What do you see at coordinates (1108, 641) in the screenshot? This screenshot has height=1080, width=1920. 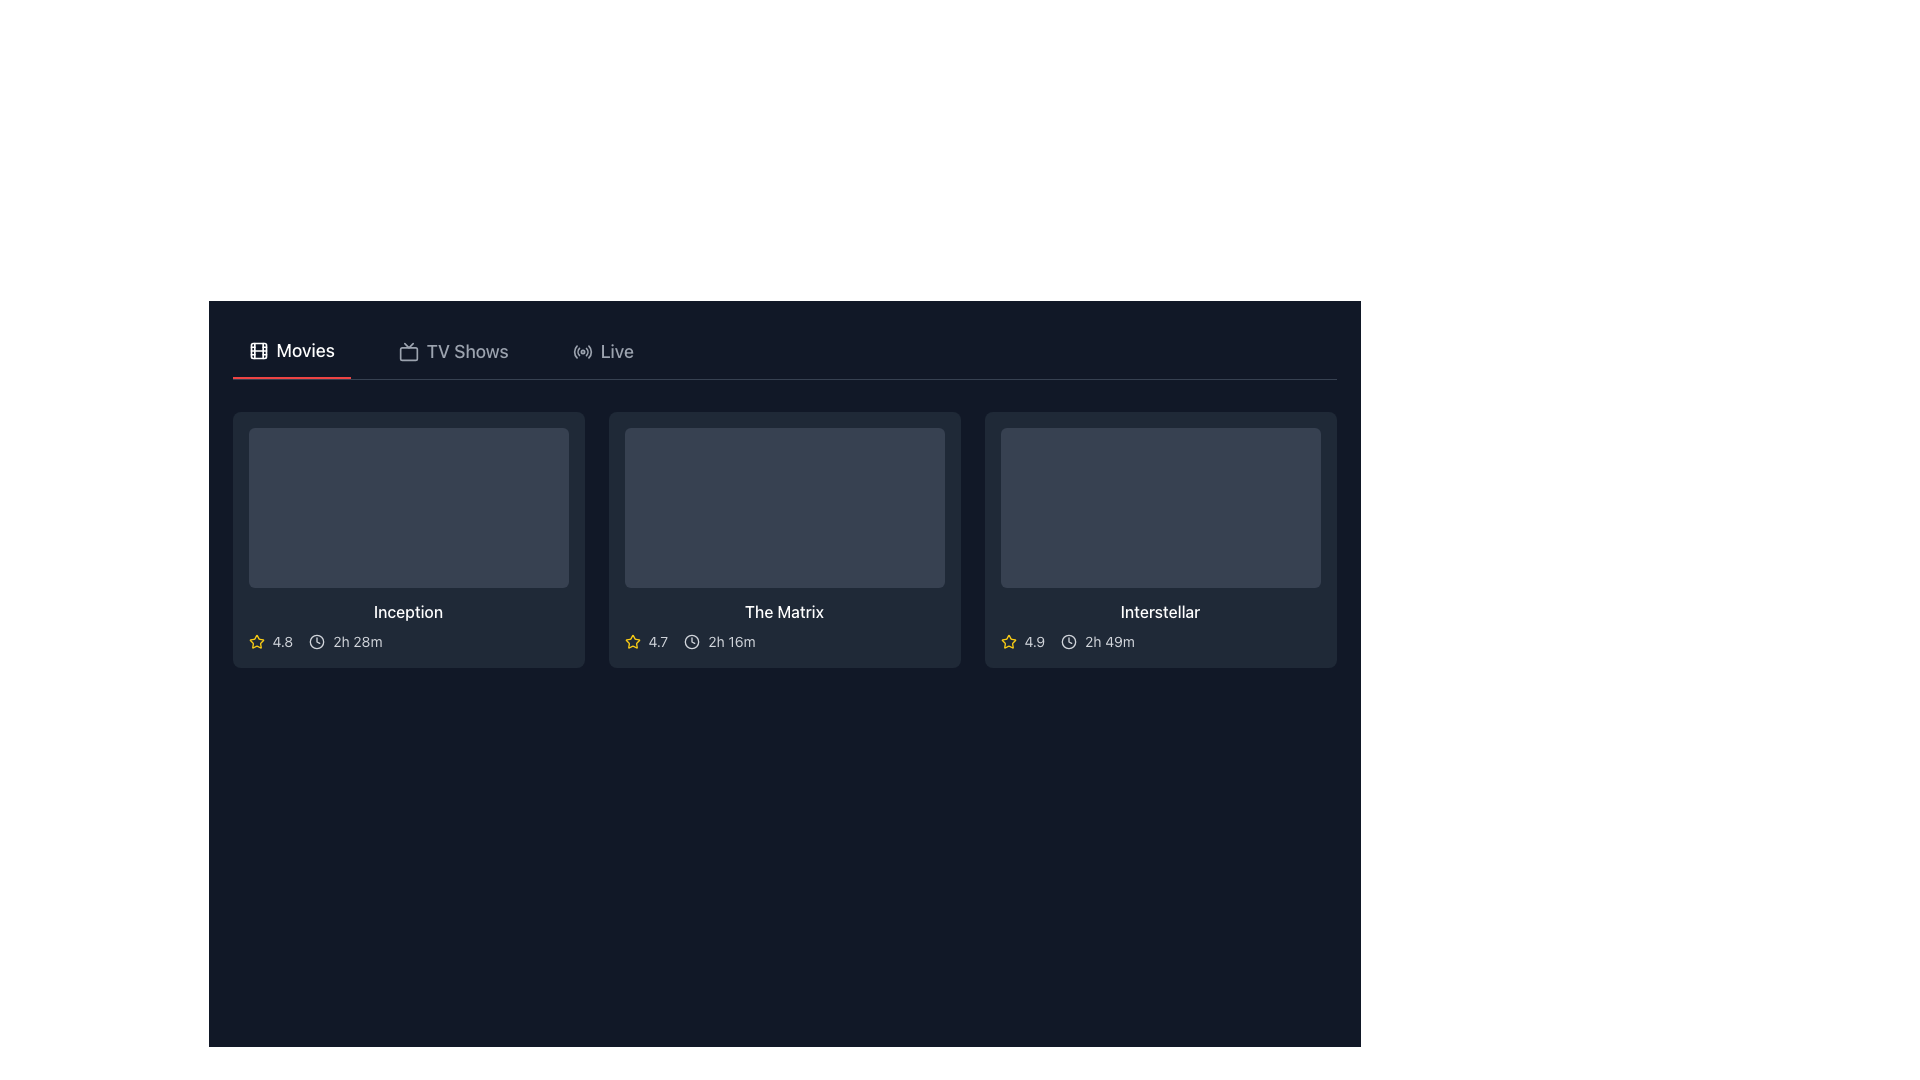 I see `the text label indicating the duration of the movie 'Interstellar', which is located in the lower section of the movie card, positioned to the right of the clock icon` at bounding box center [1108, 641].